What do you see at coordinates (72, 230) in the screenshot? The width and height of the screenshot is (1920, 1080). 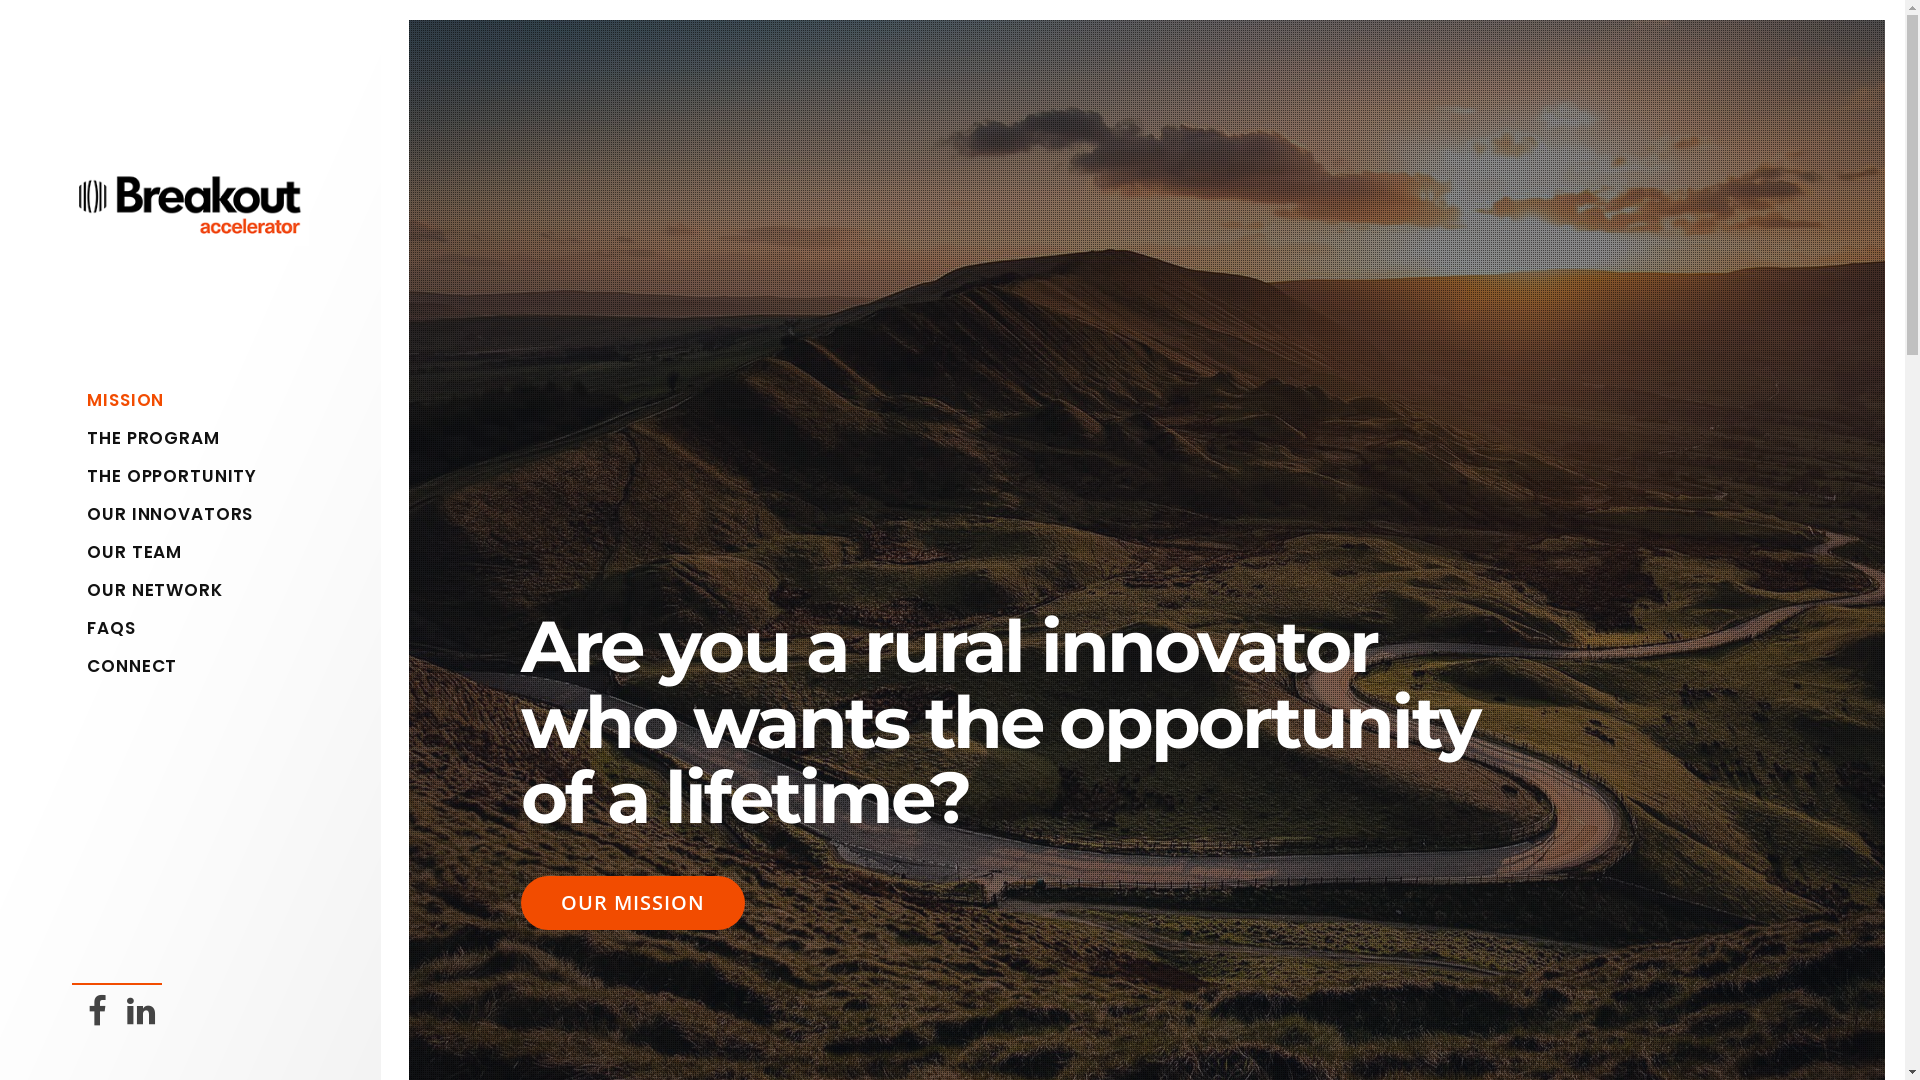 I see `'Breakout Accelerator'` at bounding box center [72, 230].